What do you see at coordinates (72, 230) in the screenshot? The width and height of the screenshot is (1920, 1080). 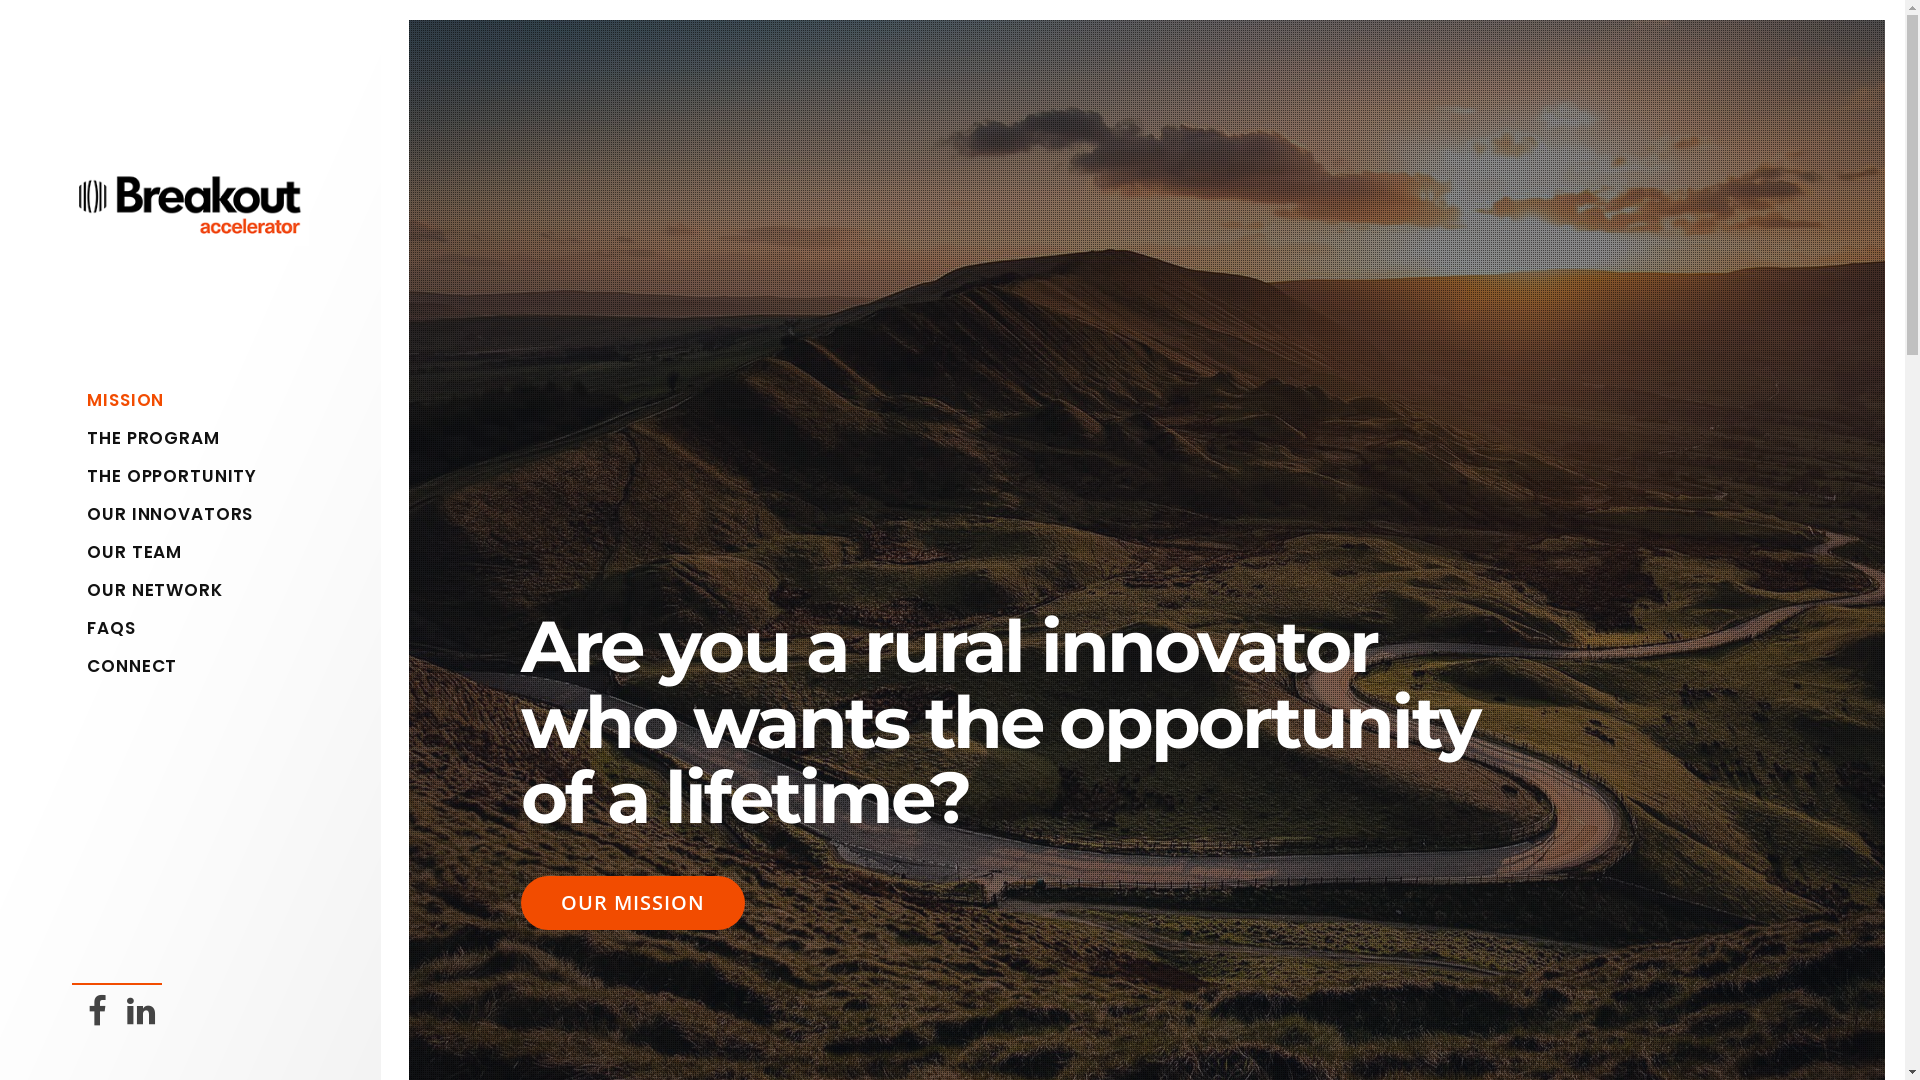 I see `'Breakout Accelerator'` at bounding box center [72, 230].